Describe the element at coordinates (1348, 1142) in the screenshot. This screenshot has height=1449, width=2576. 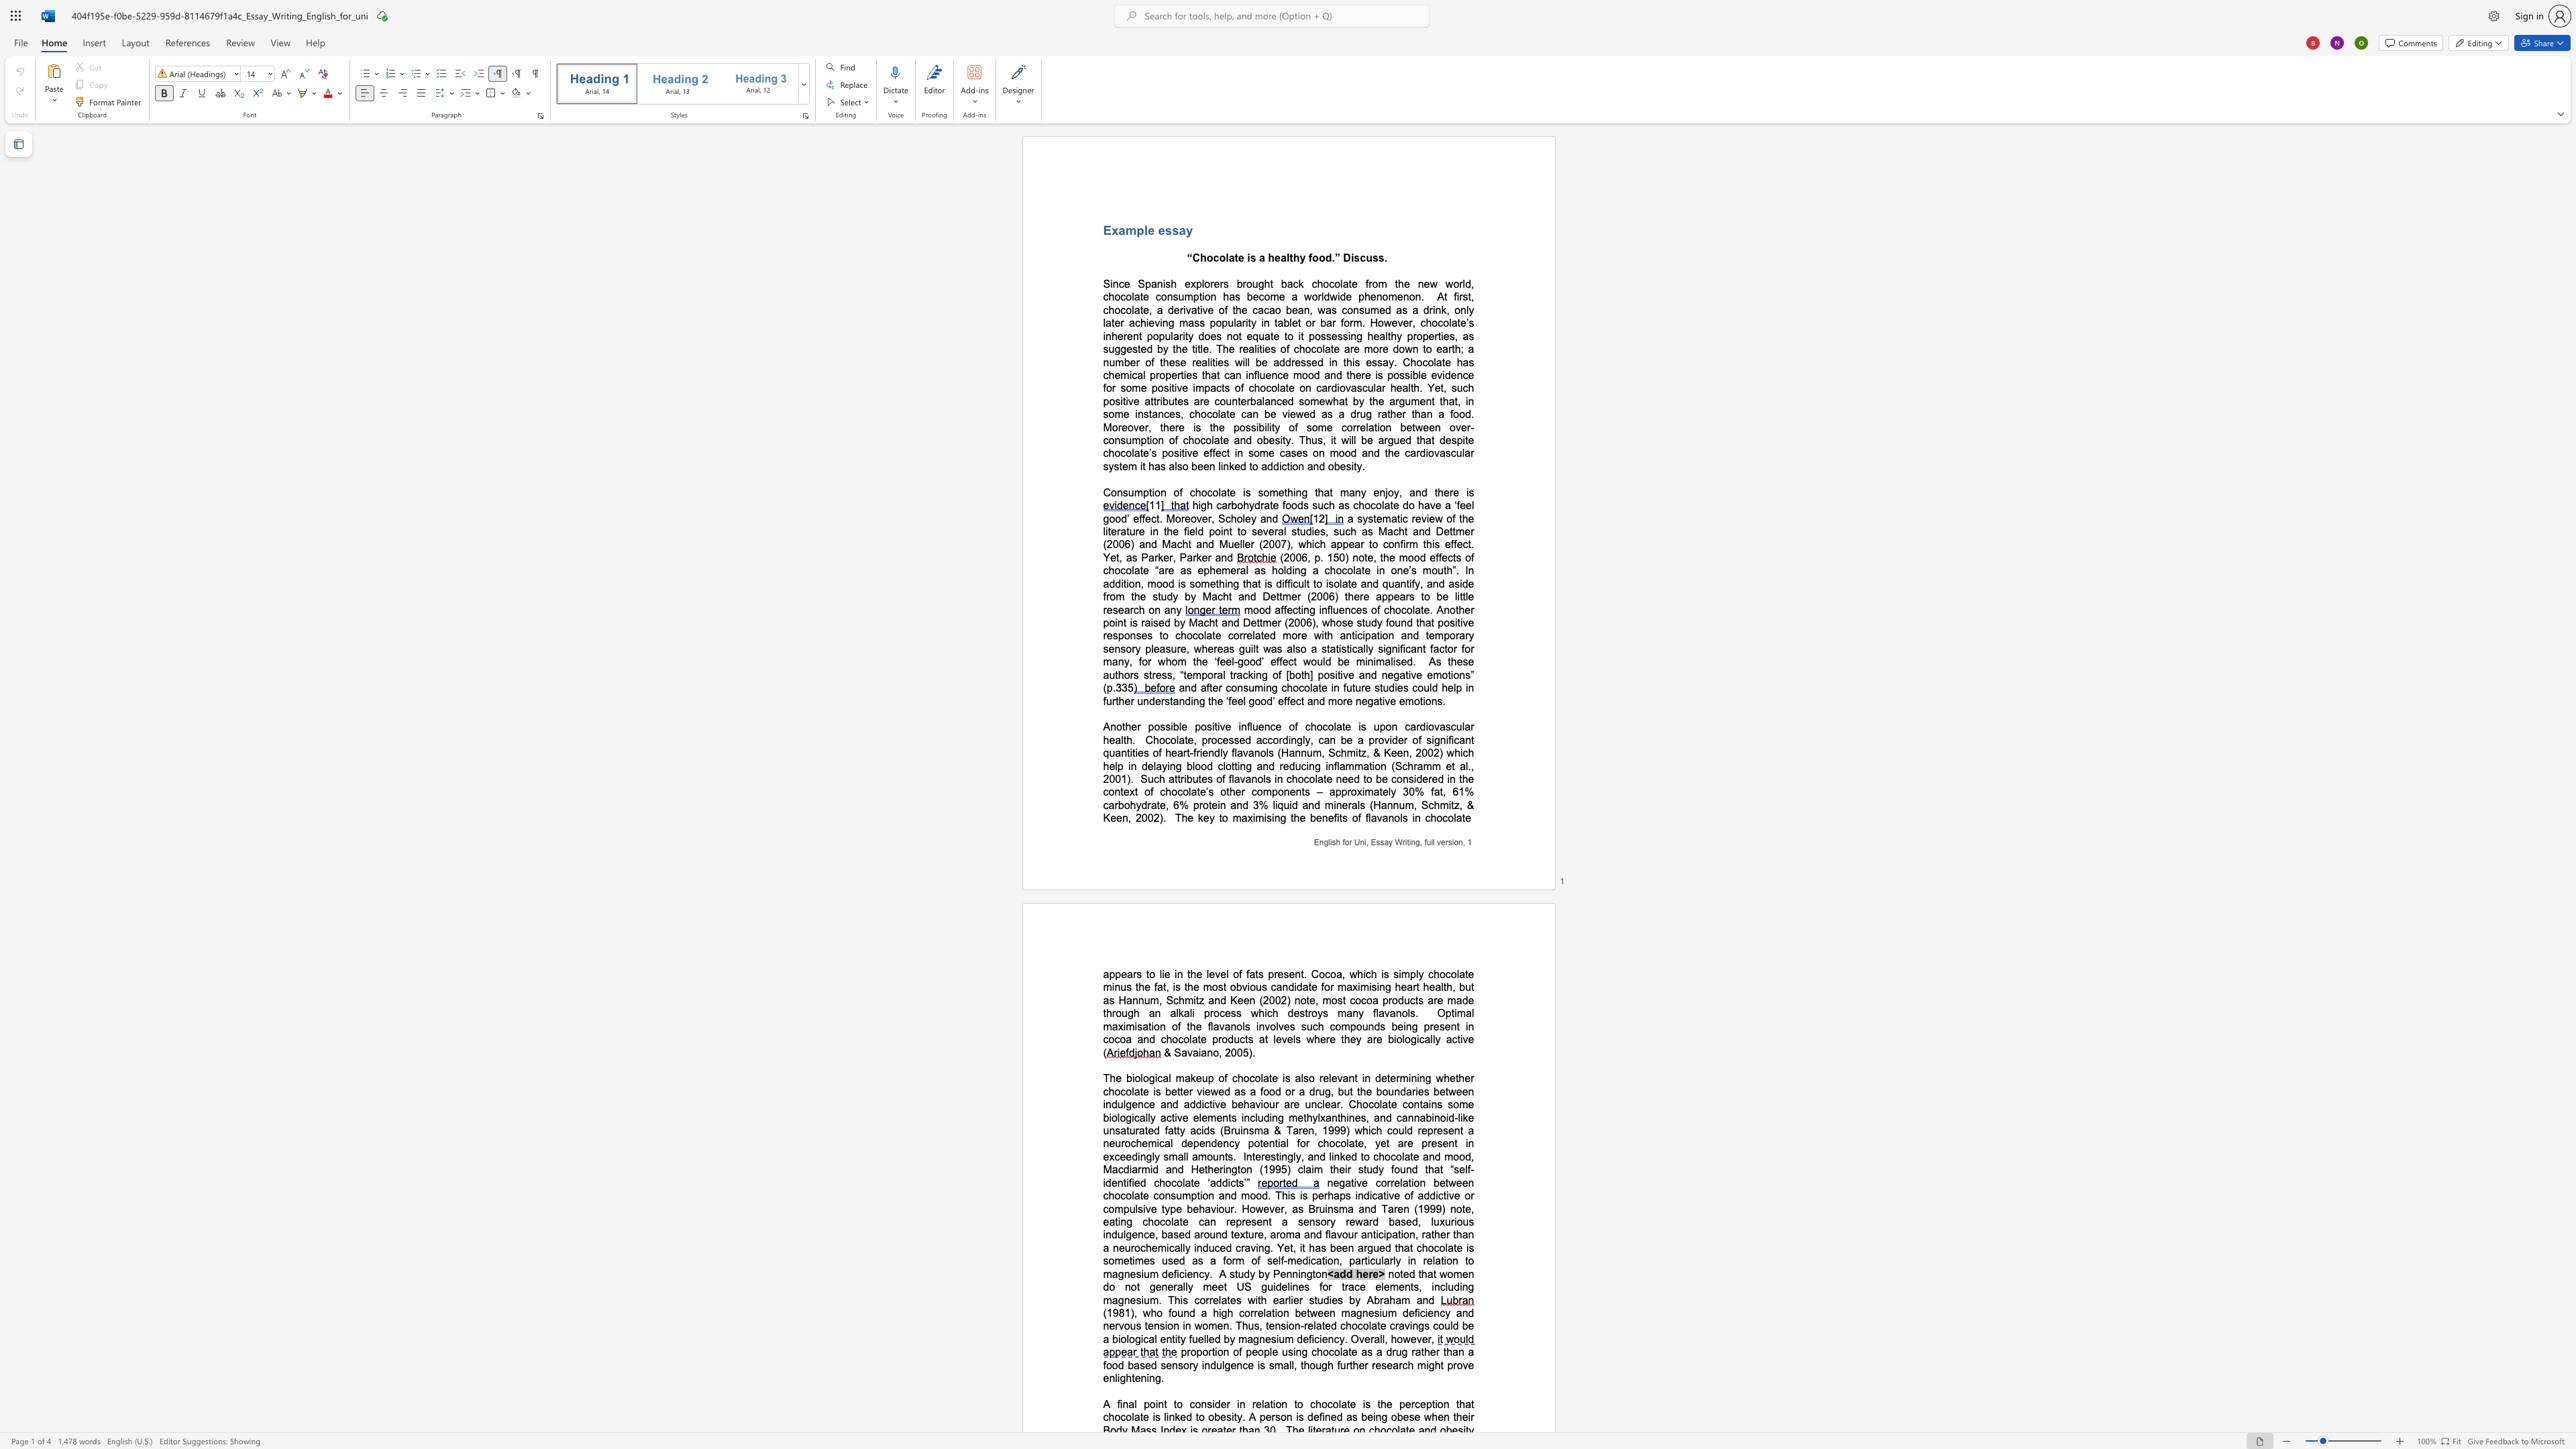
I see `the subset text "ate, yet are present in exceedingly small amoun" within the text "a neurochemical dependency potential for chocolate, yet are present in exceedingly small amounts"` at that location.